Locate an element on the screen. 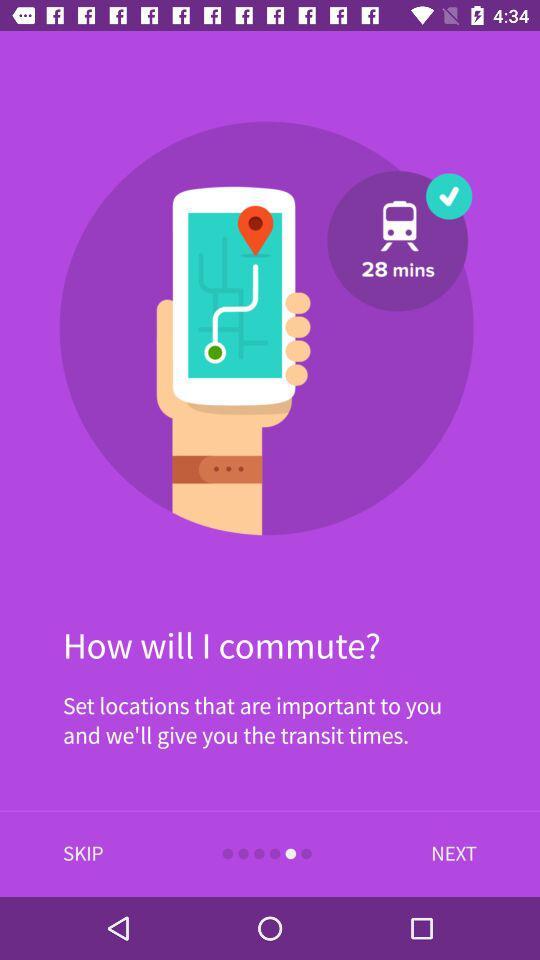 The width and height of the screenshot is (540, 960). next icon is located at coordinates (449, 853).